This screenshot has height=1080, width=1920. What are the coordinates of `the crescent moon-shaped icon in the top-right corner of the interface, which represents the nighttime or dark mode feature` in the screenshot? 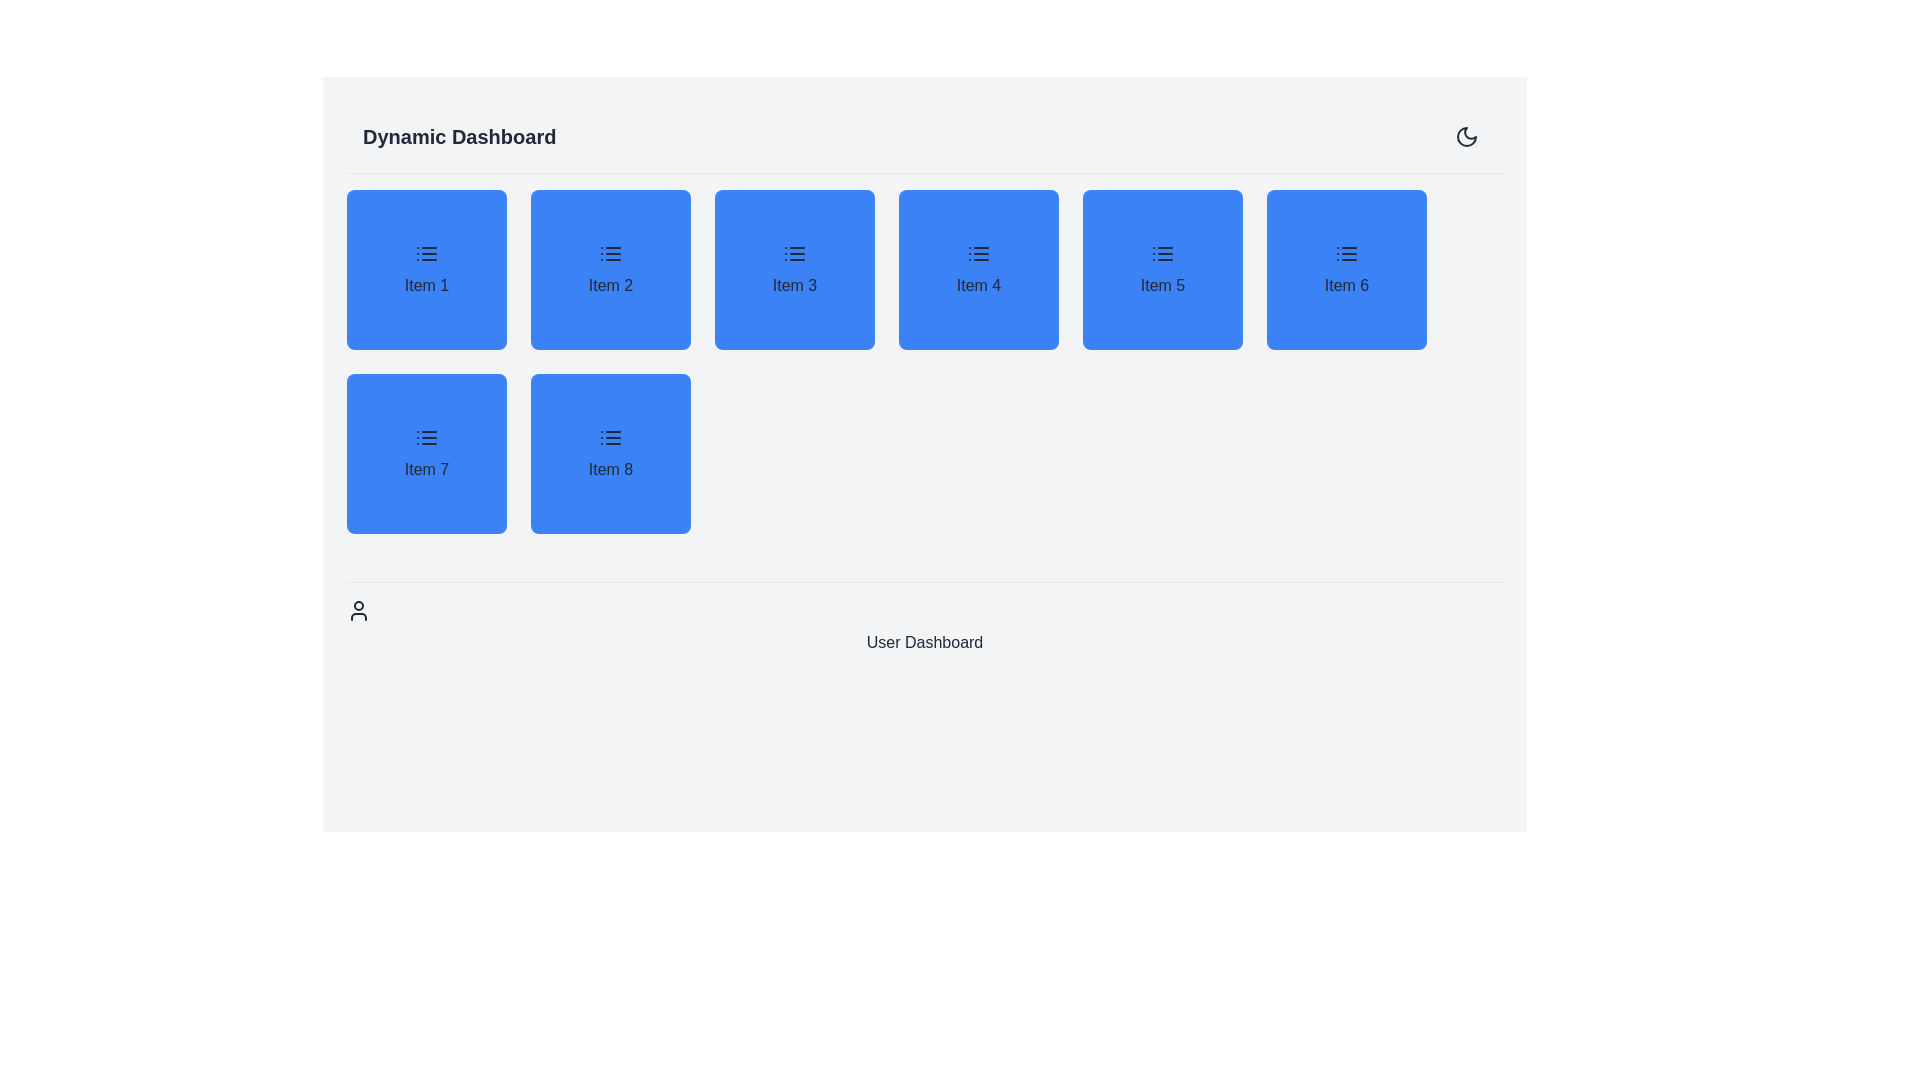 It's located at (1467, 136).